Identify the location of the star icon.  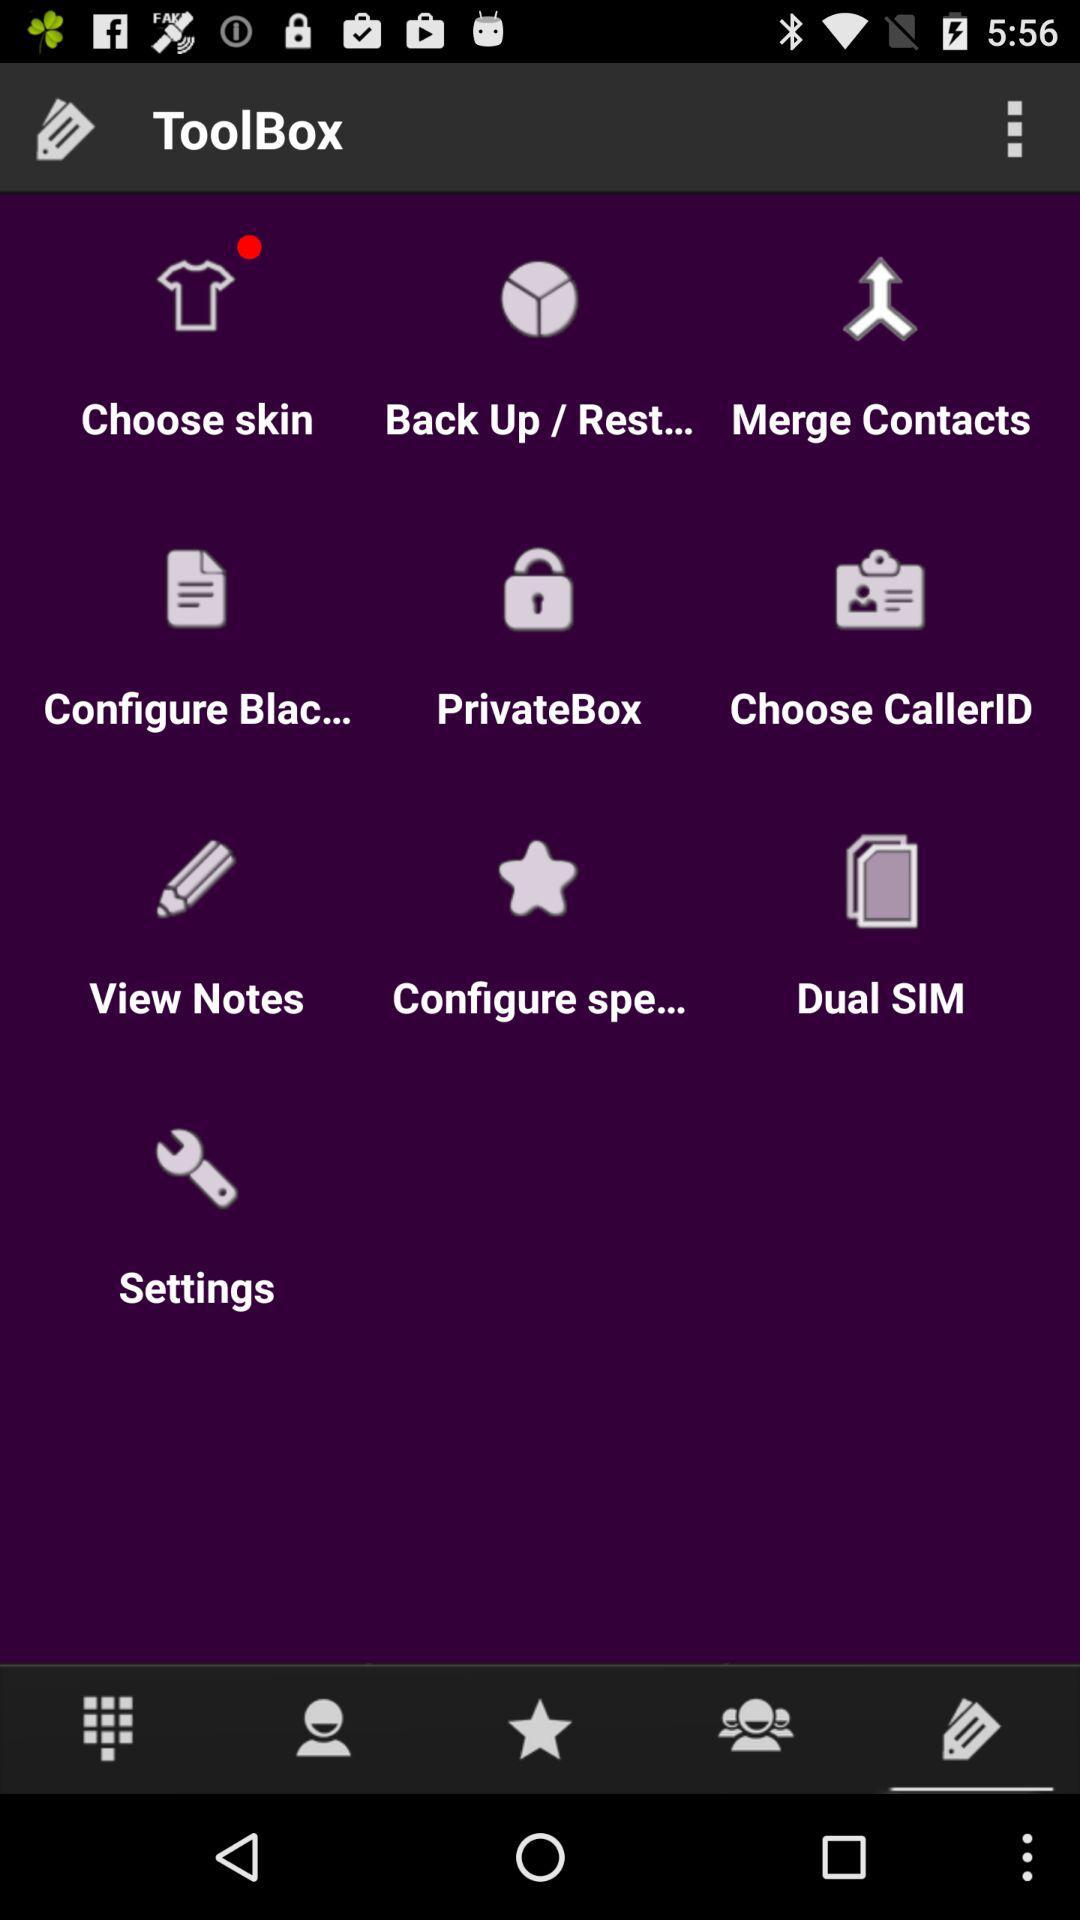
(540, 1848).